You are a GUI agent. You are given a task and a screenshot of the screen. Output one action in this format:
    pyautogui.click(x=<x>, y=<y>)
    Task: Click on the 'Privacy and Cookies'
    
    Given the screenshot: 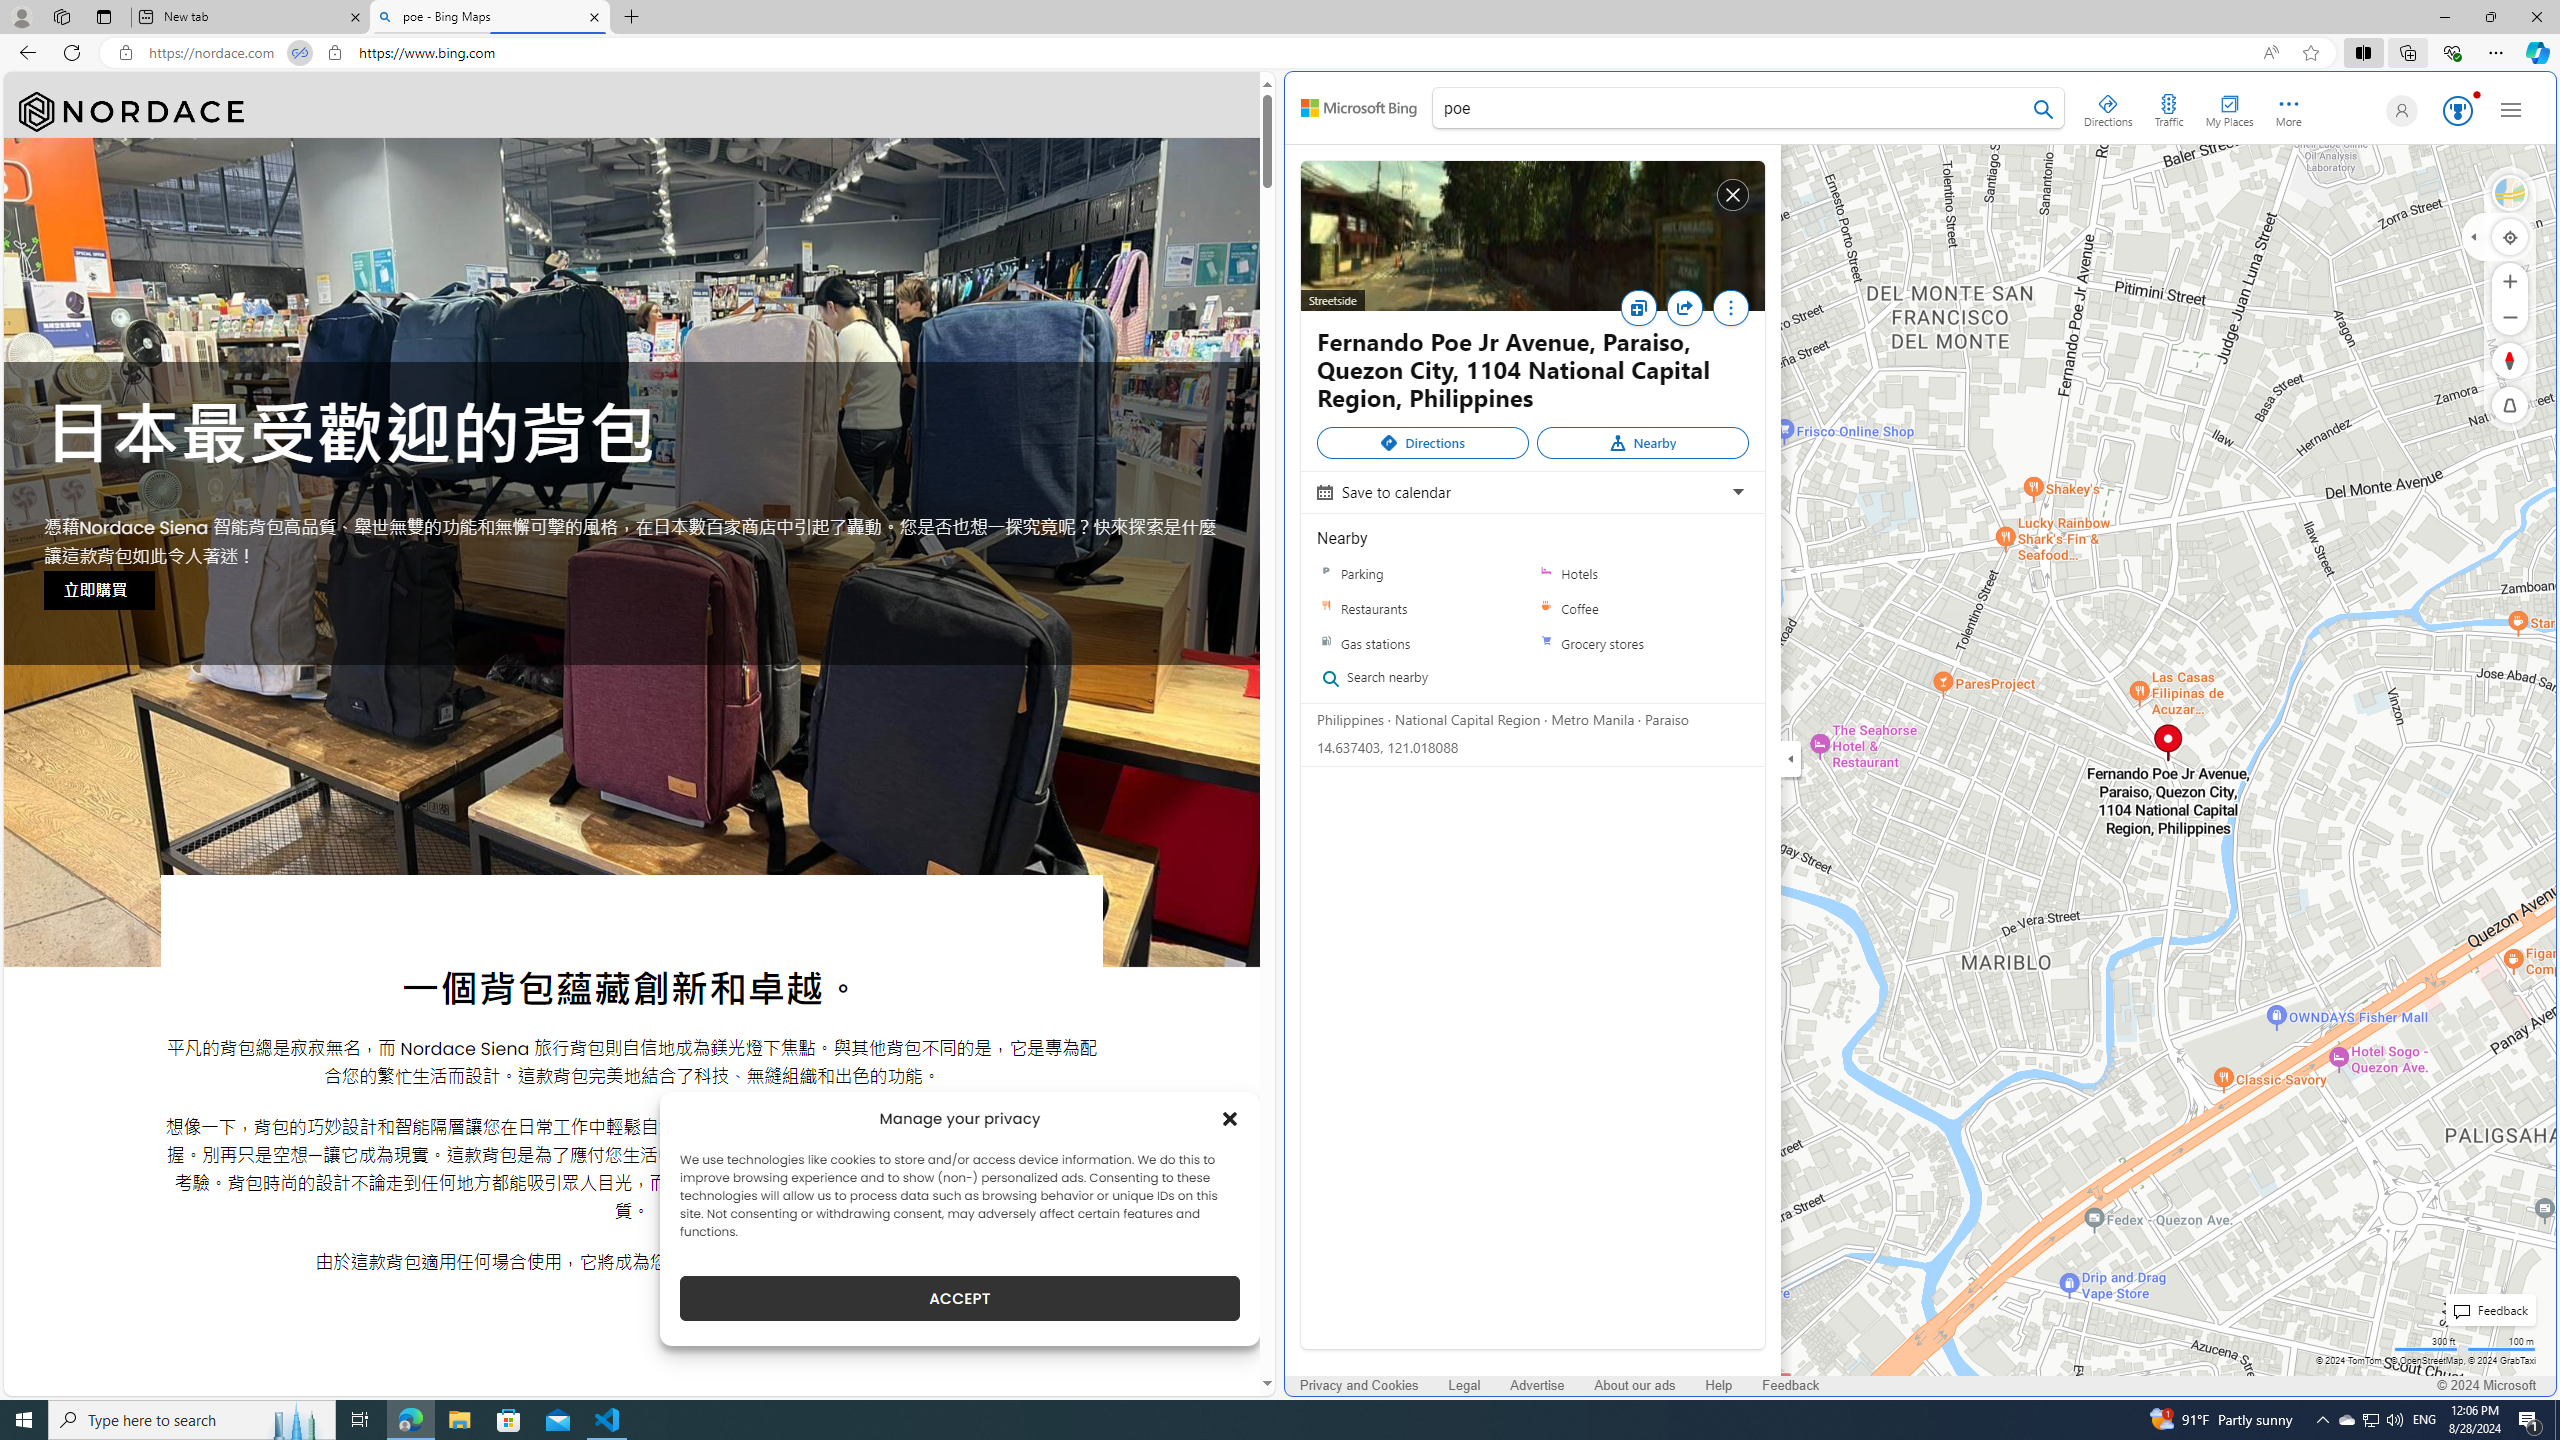 What is the action you would take?
    pyautogui.click(x=1358, y=1386)
    